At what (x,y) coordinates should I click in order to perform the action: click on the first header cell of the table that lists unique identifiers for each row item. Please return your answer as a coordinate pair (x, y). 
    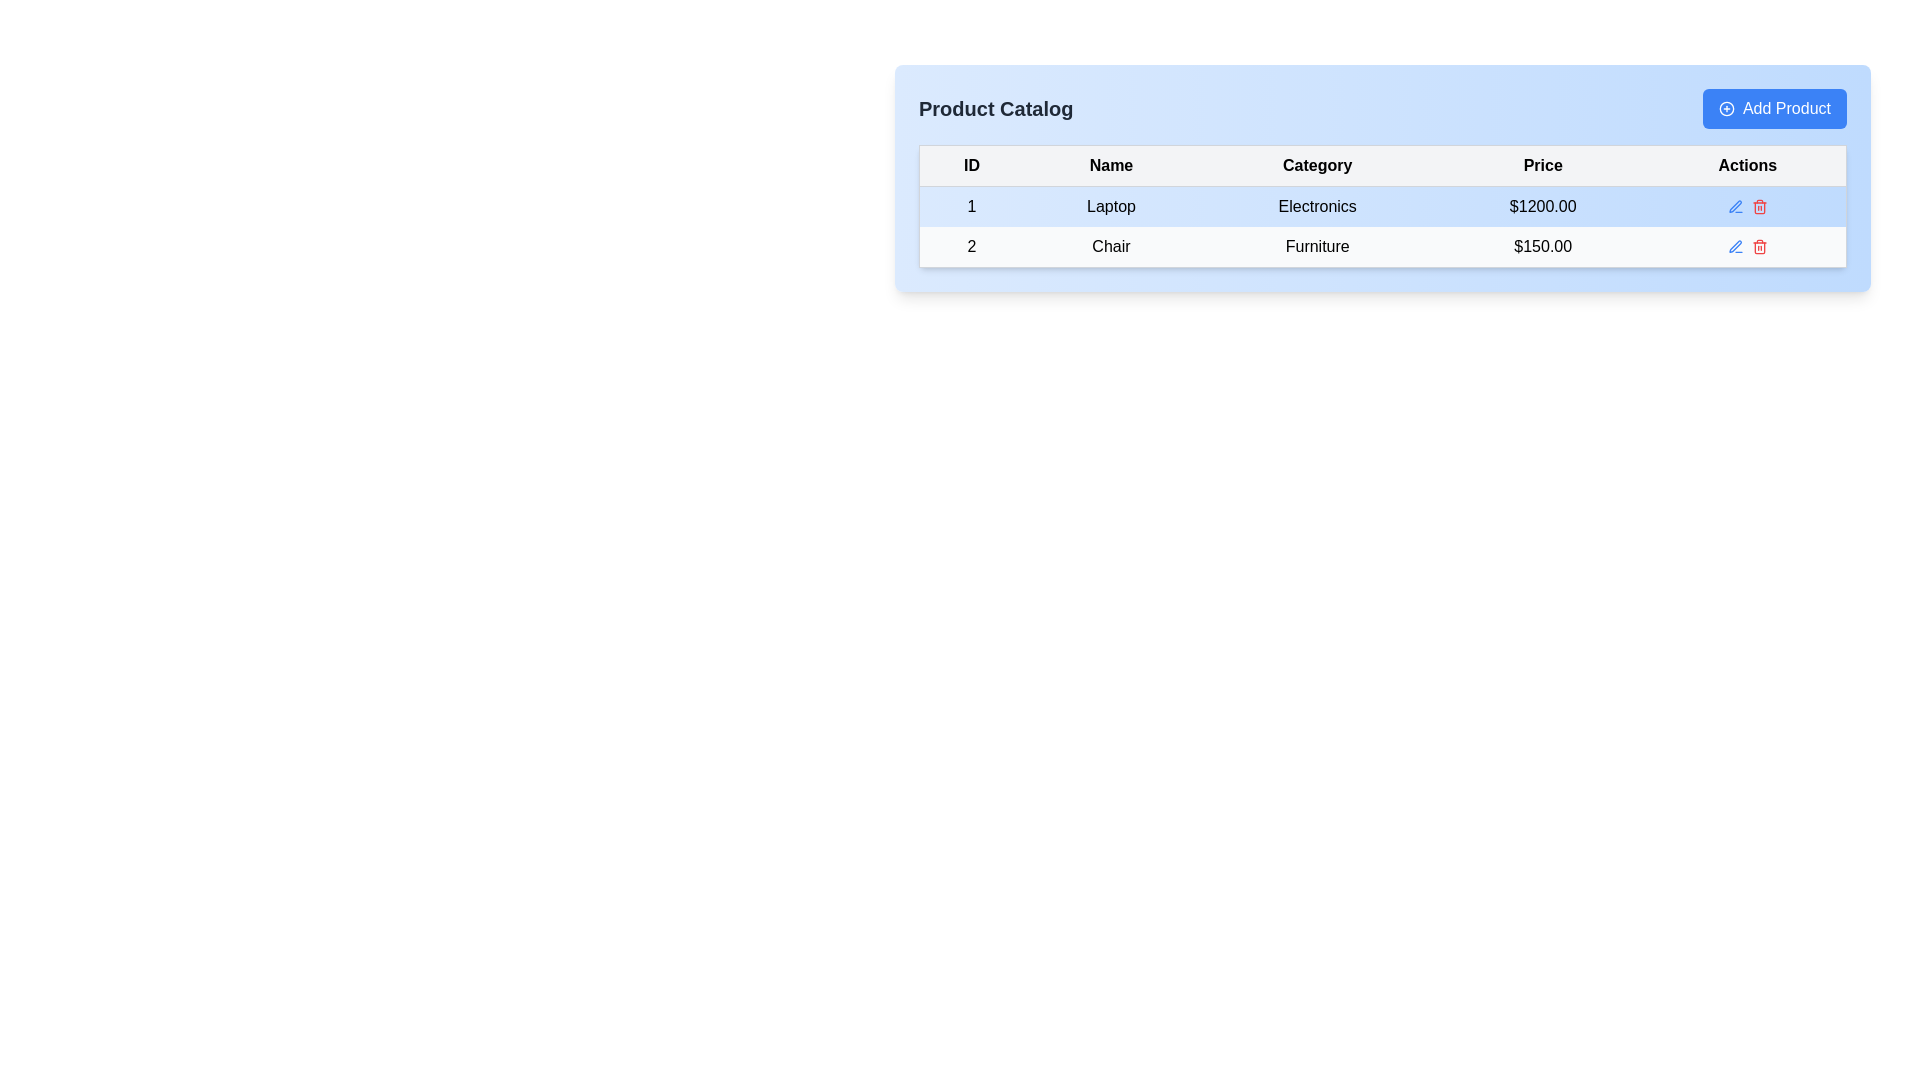
    Looking at the image, I should click on (971, 164).